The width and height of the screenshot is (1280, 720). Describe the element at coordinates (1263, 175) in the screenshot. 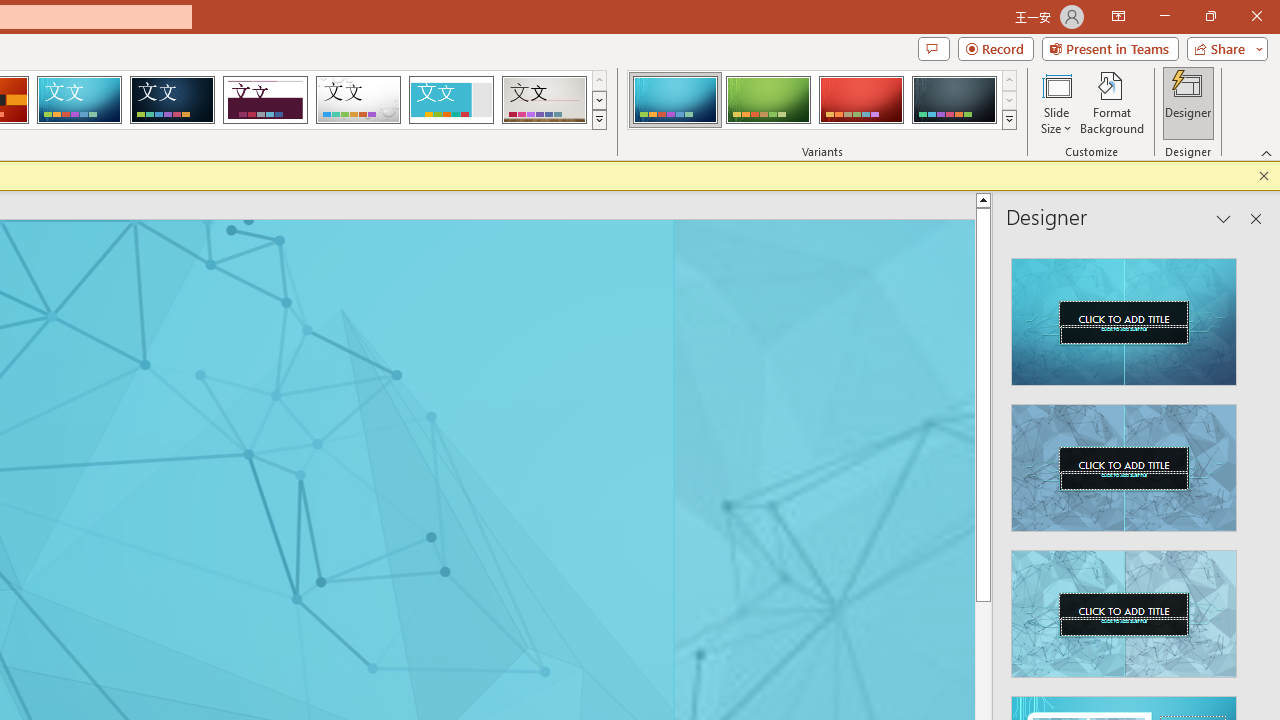

I see `'Close this message'` at that location.